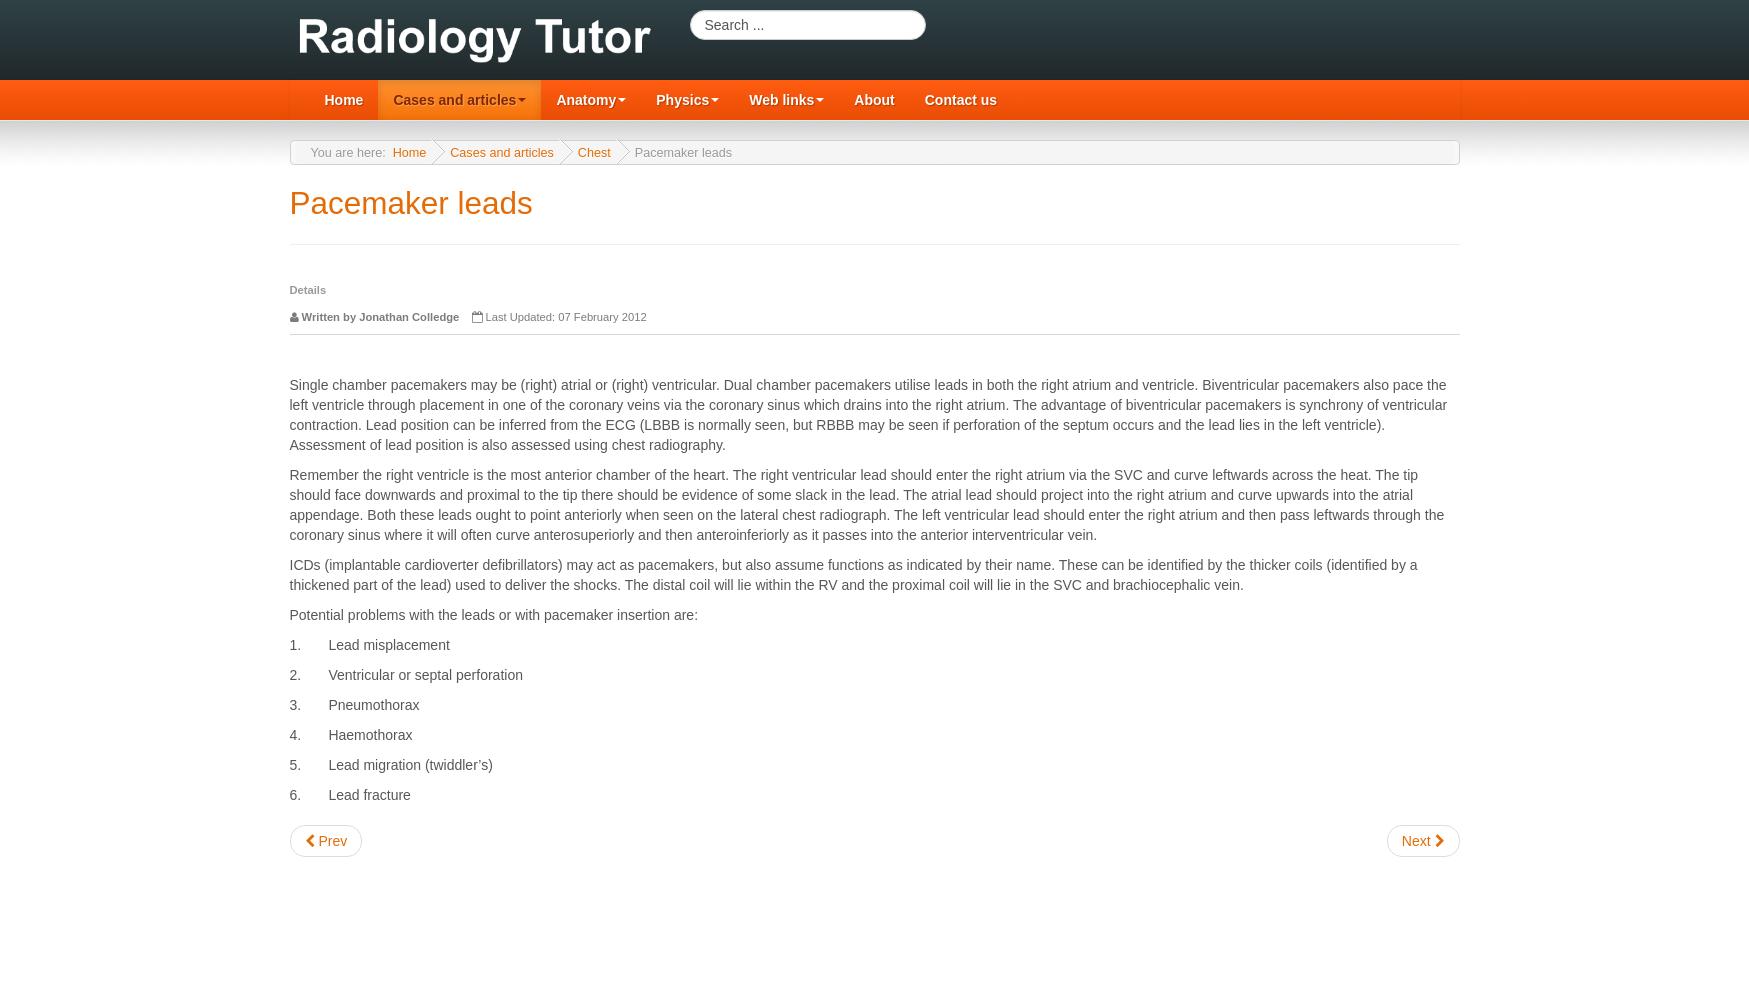 This screenshot has width=1749, height=1000. I want to click on 'ICDs (implantable cardioverter defibrillators) may act as pacemakers, but also assume functions as indicated by their name. These can be identified by the thicker coils (identified by a thickened part of the lead) used to deliver the shocks. The distal coil will lie within the RV and the proximal coil will lie in the SVC and brachiocephalic vein.', so click(851, 574).